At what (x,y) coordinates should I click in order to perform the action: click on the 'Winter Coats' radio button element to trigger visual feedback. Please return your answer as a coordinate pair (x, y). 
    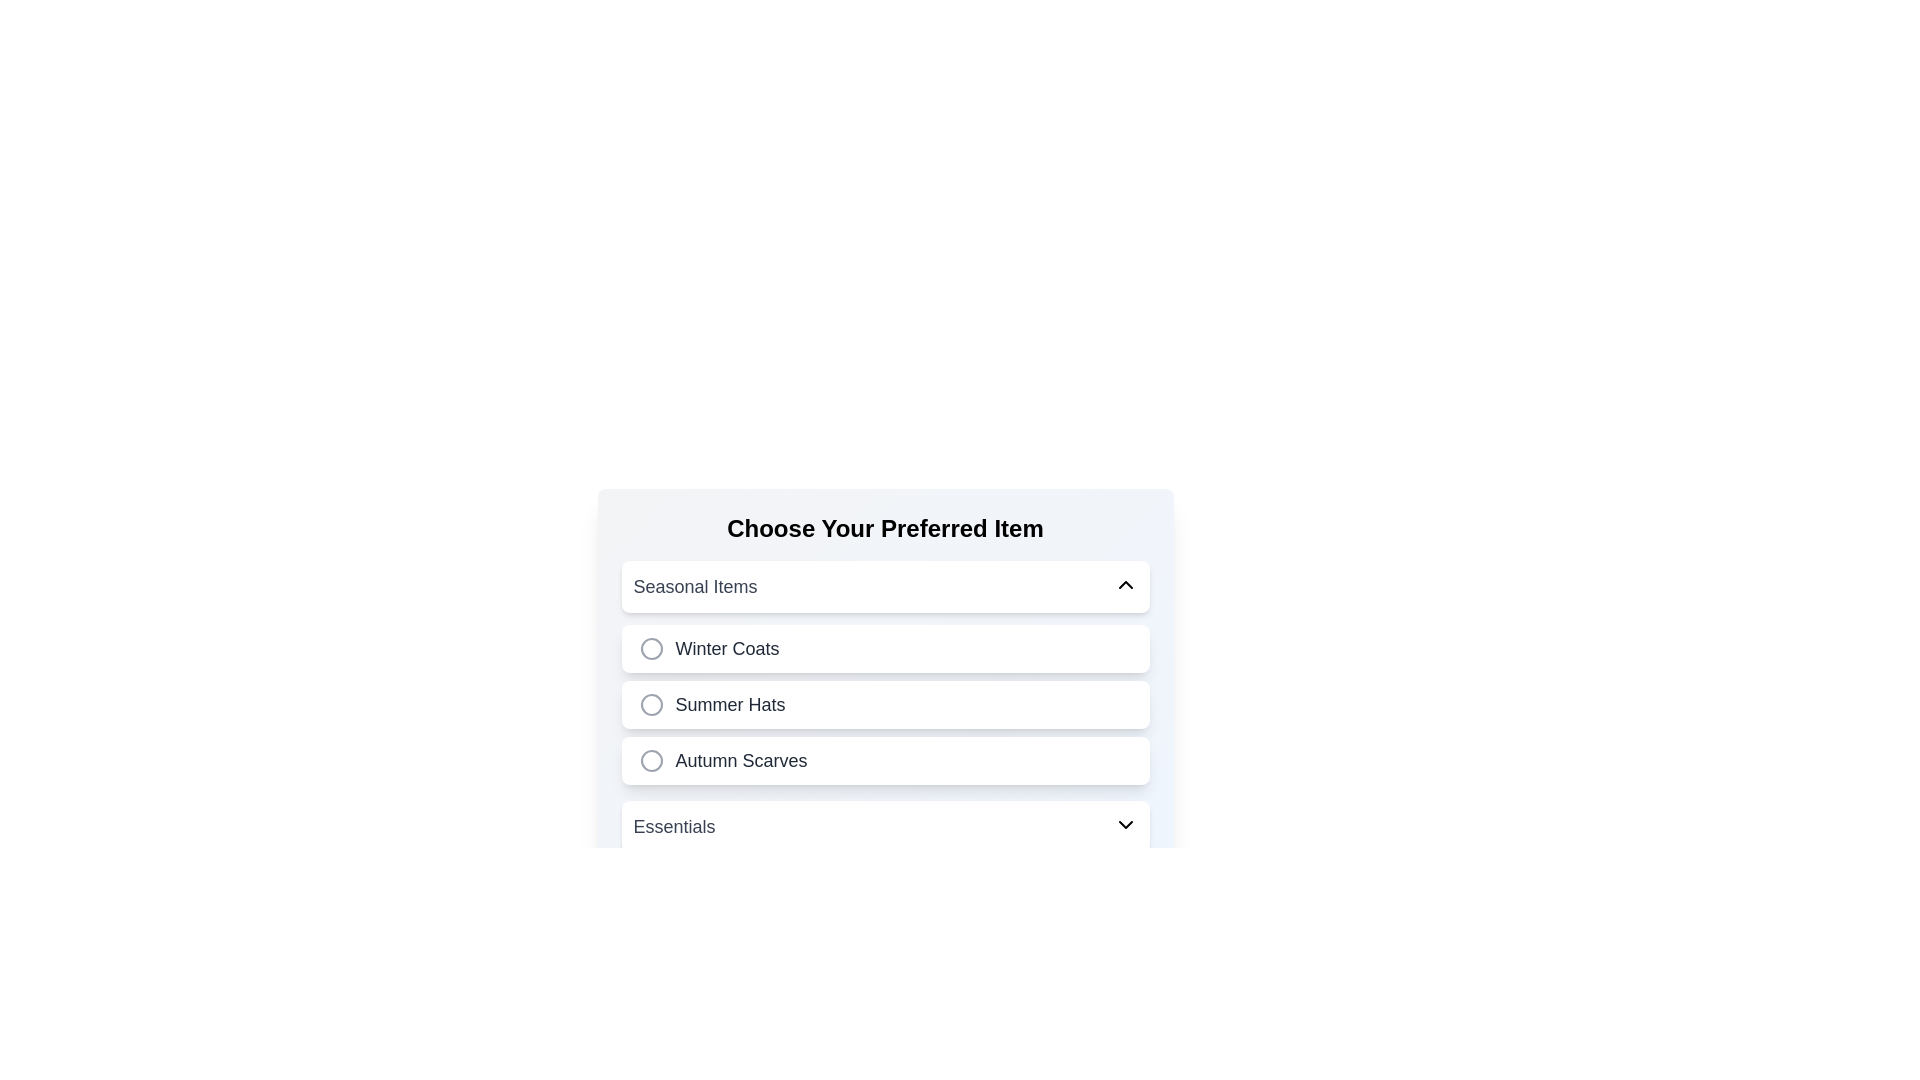
    Looking at the image, I should click on (884, 648).